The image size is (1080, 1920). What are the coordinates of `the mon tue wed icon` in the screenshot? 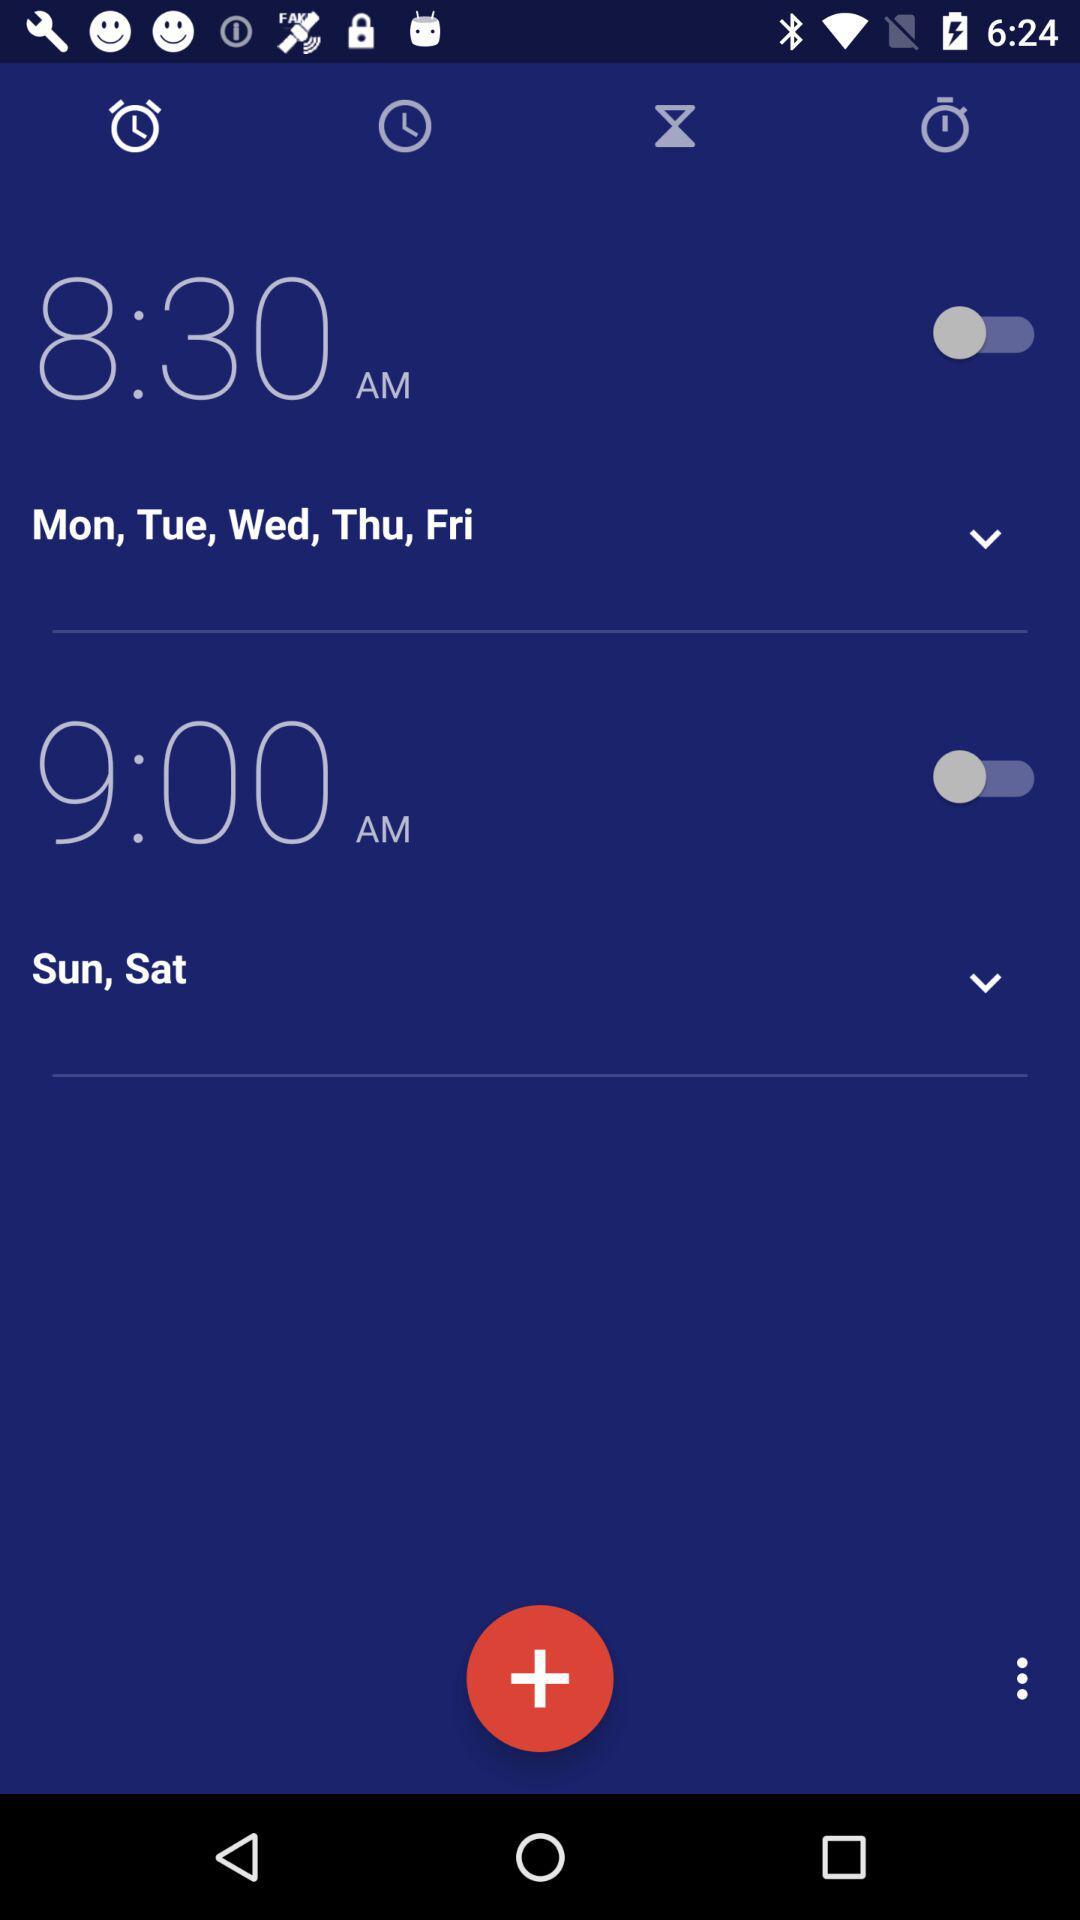 It's located at (251, 522).